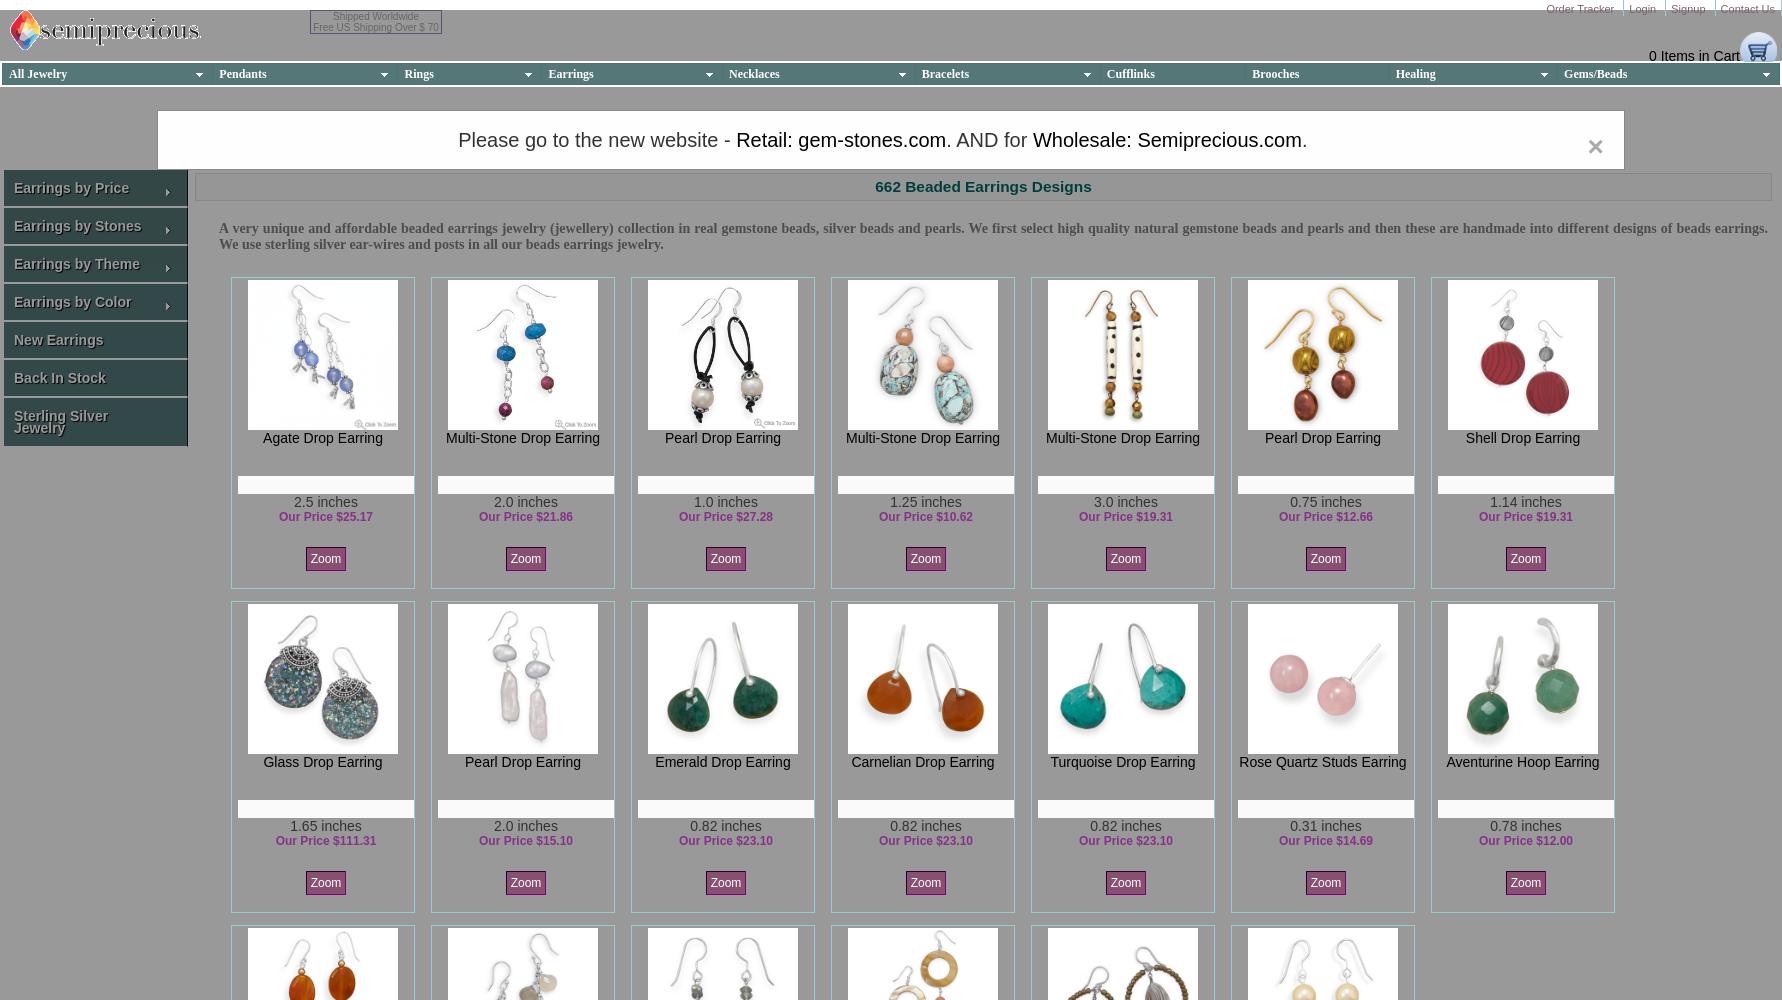  I want to click on 'Login', so click(1644, 9).